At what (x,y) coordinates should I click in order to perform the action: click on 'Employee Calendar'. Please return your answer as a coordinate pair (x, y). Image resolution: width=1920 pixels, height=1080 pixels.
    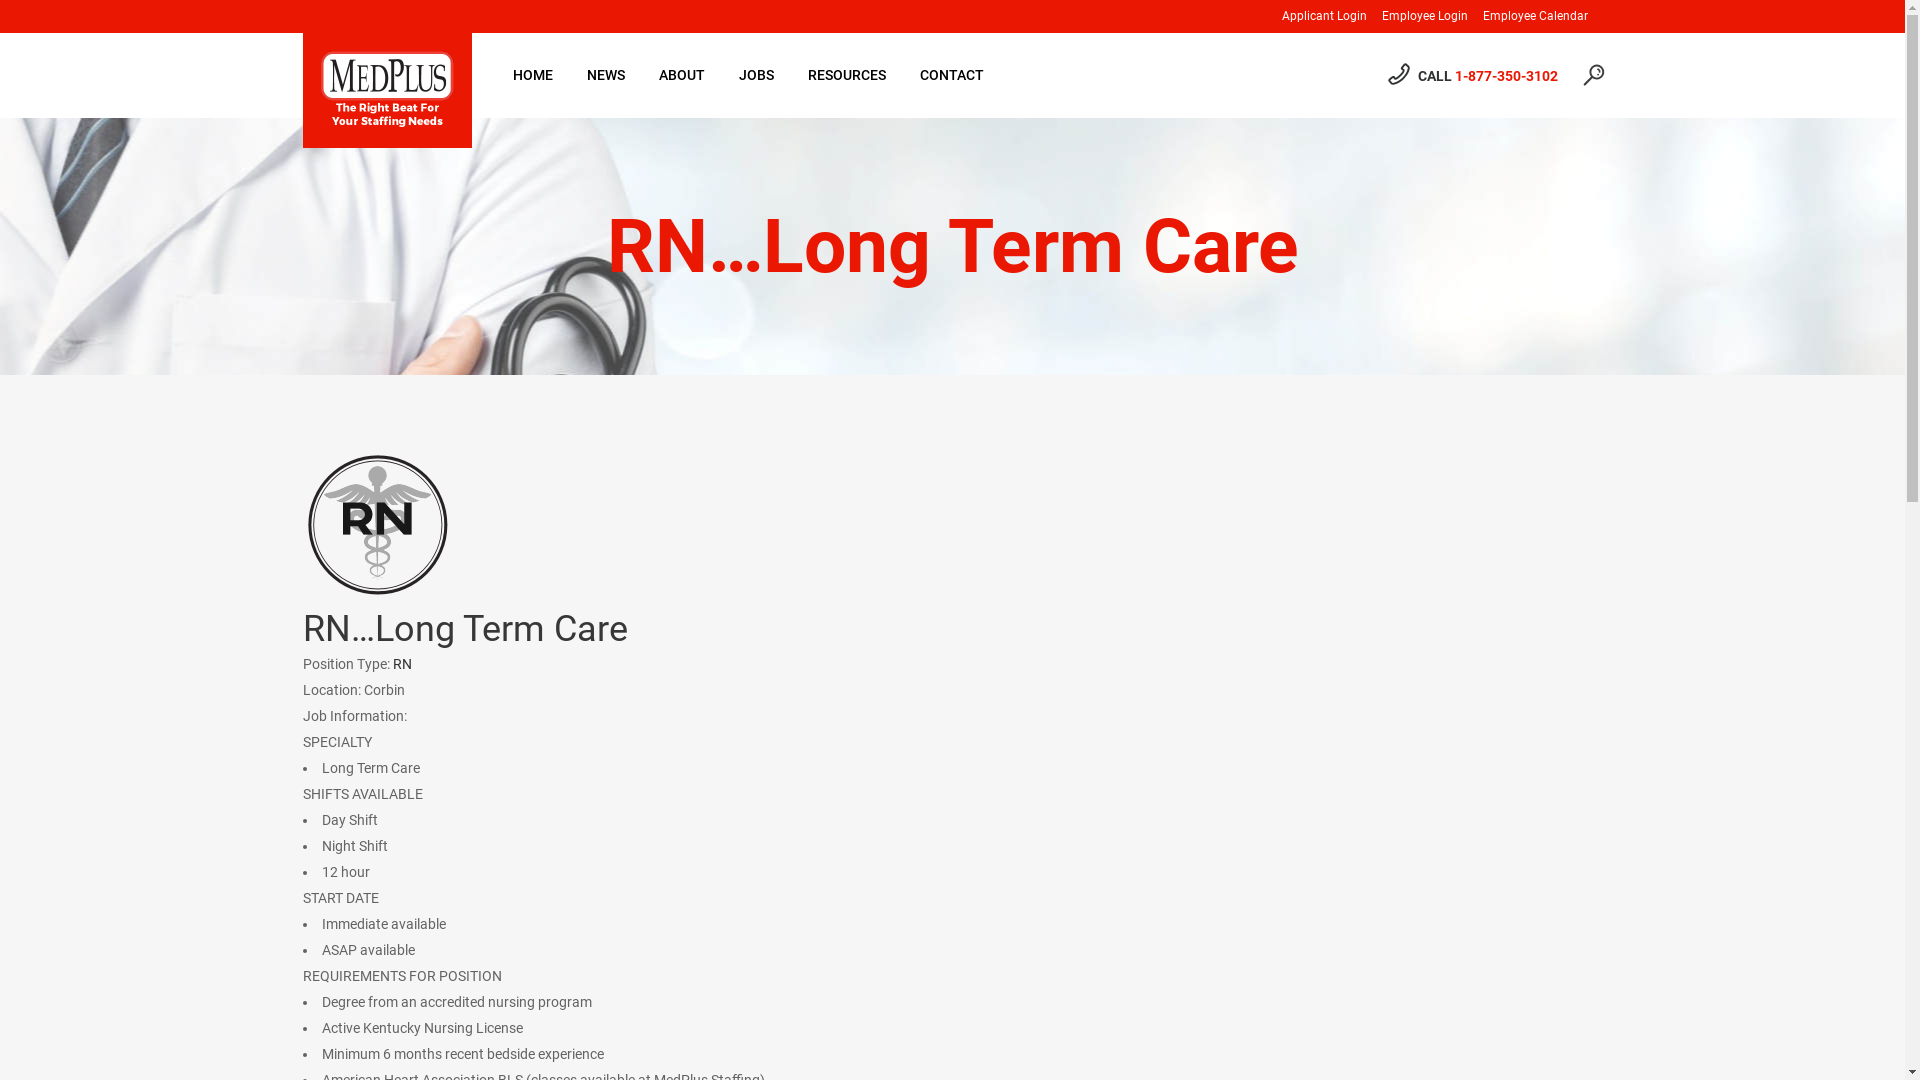
    Looking at the image, I should click on (1526, 16).